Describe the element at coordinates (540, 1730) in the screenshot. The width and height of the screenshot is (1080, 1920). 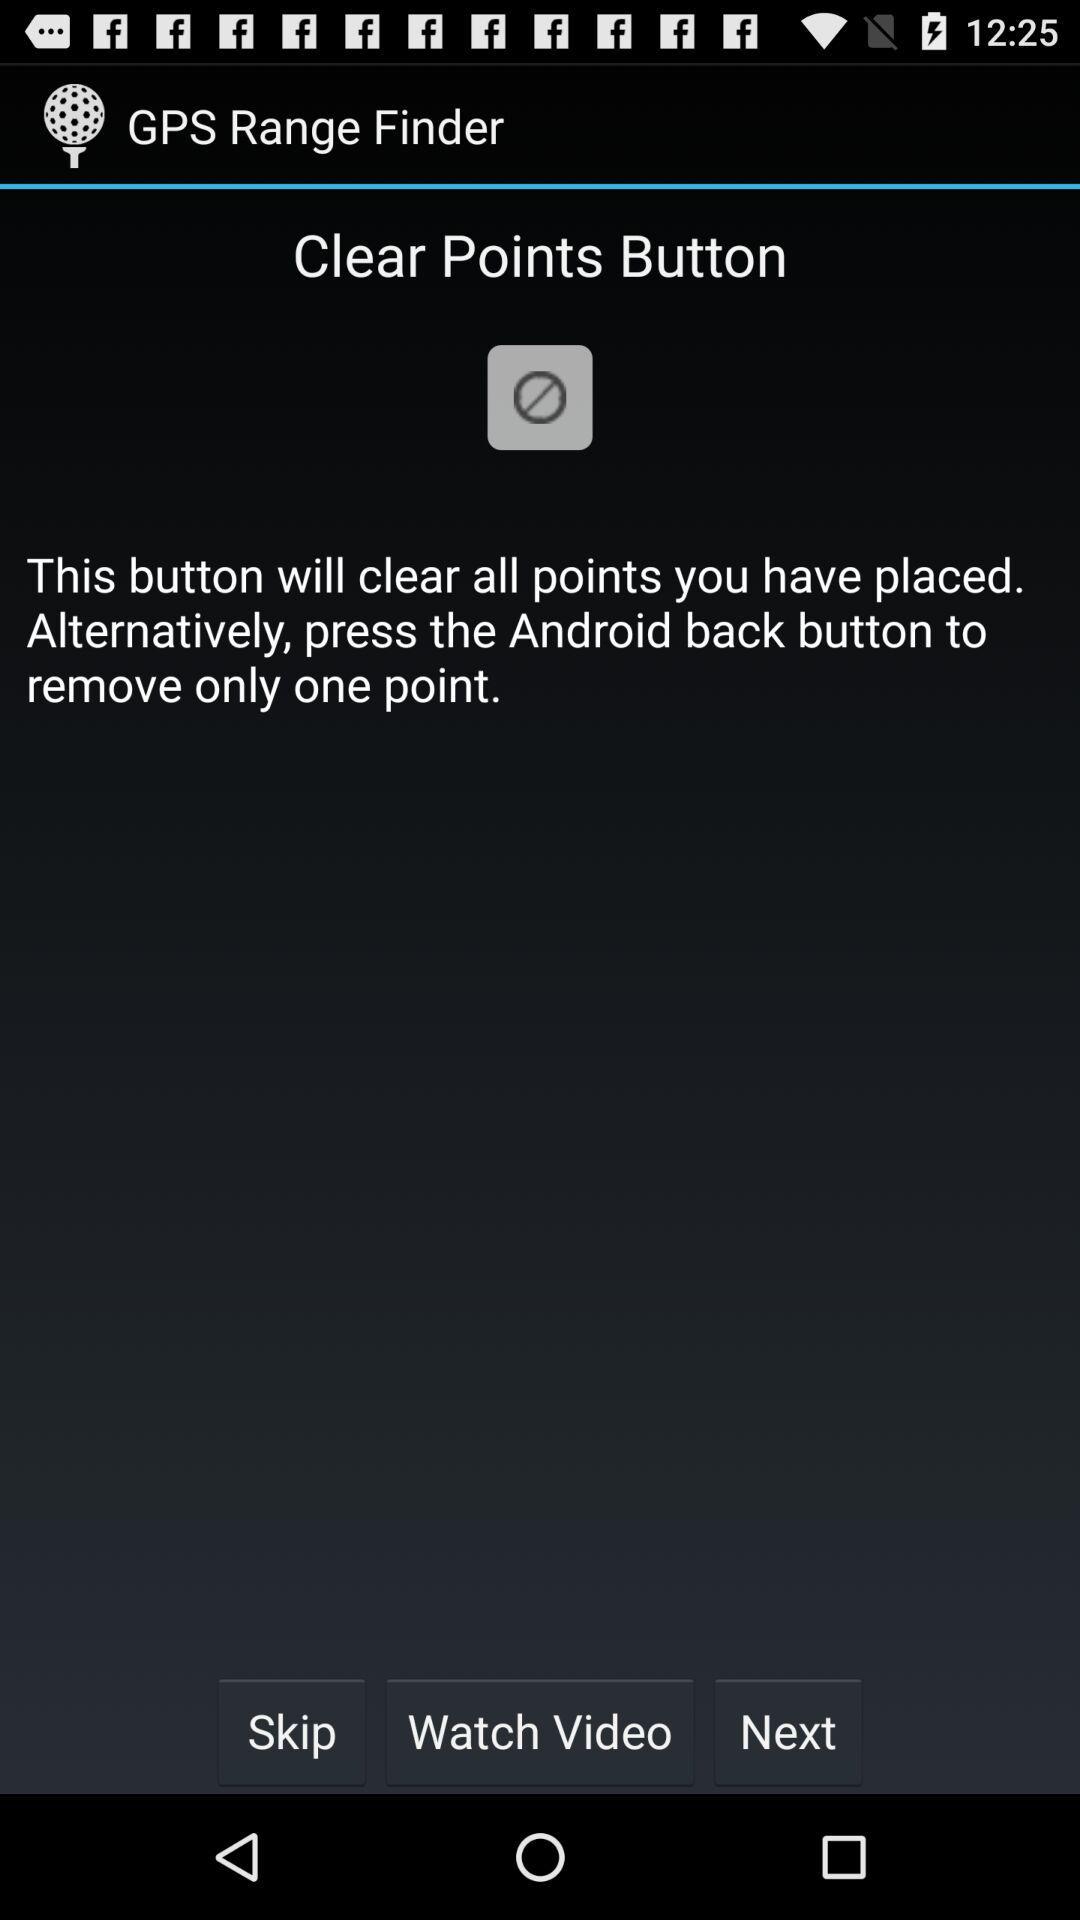
I see `the item to the left of next icon` at that location.